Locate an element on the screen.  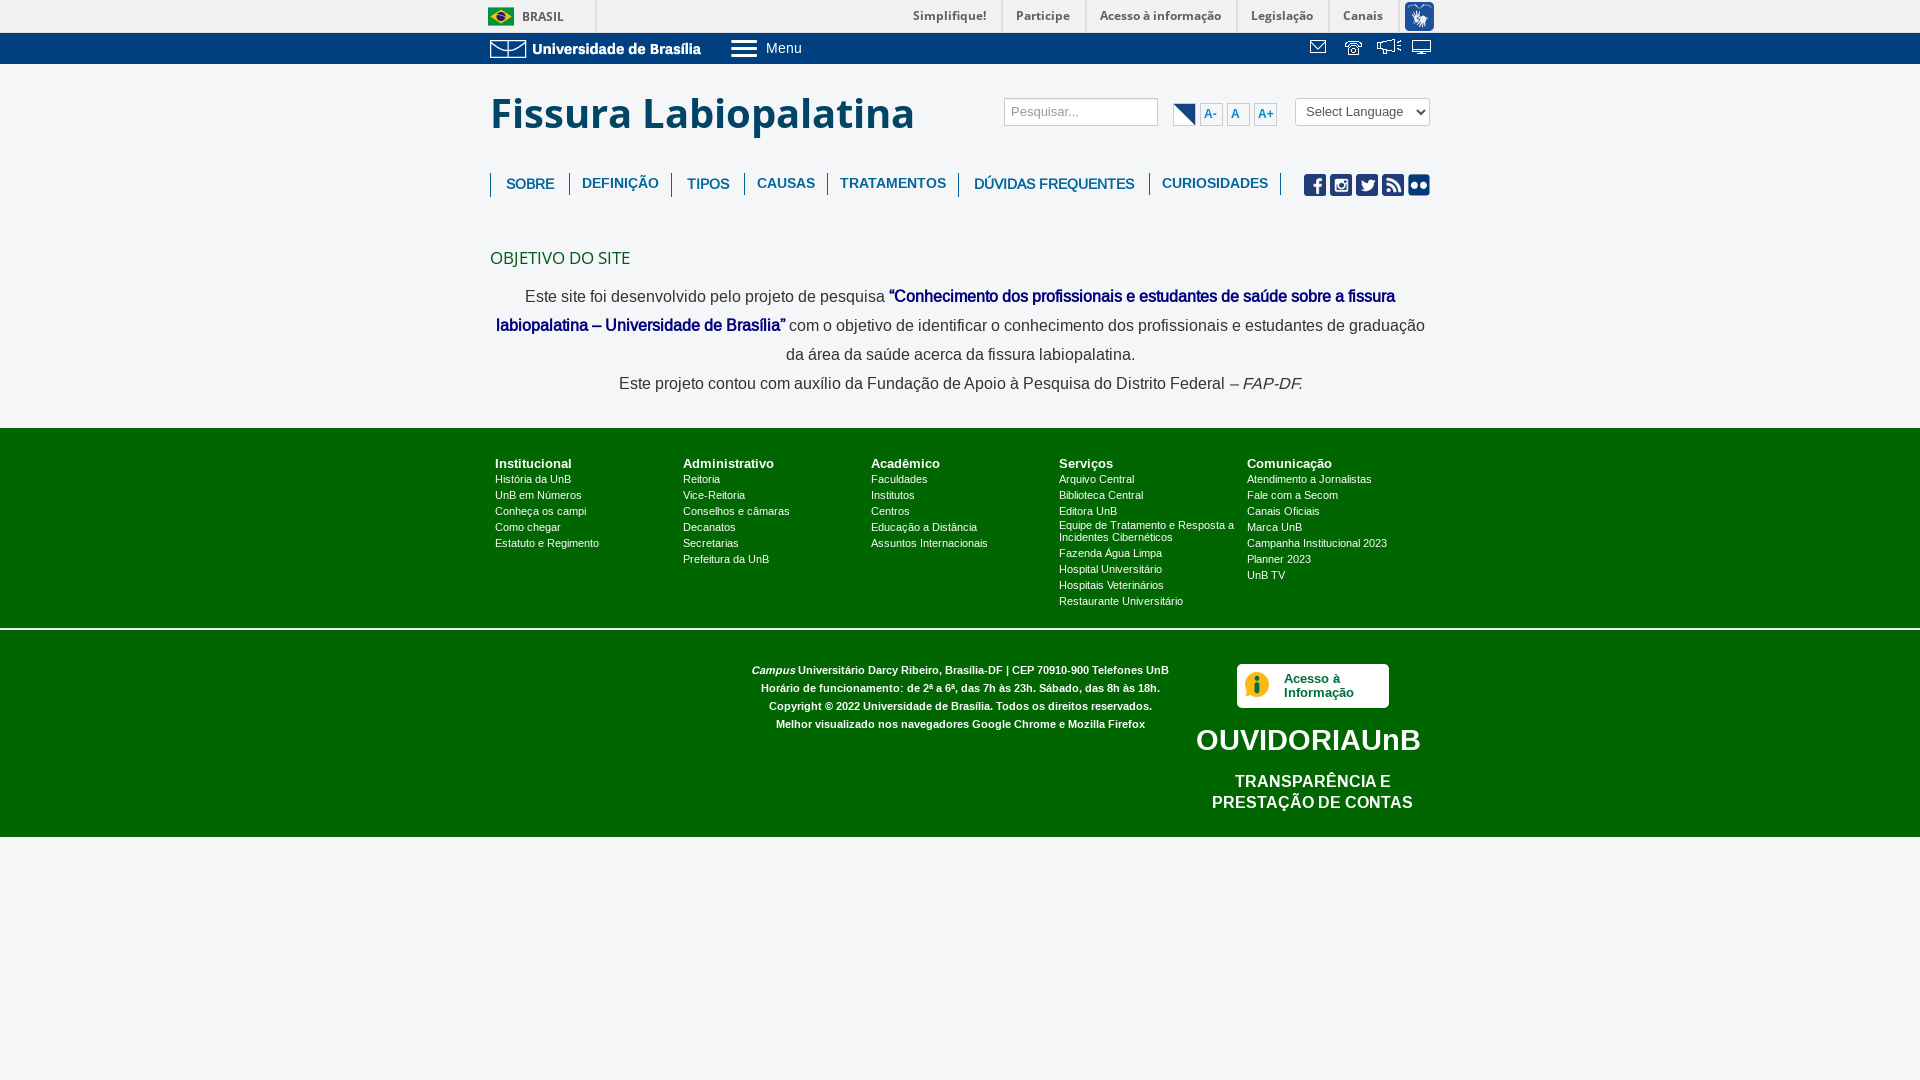
'Fala.BR' is located at coordinates (1376, 48).